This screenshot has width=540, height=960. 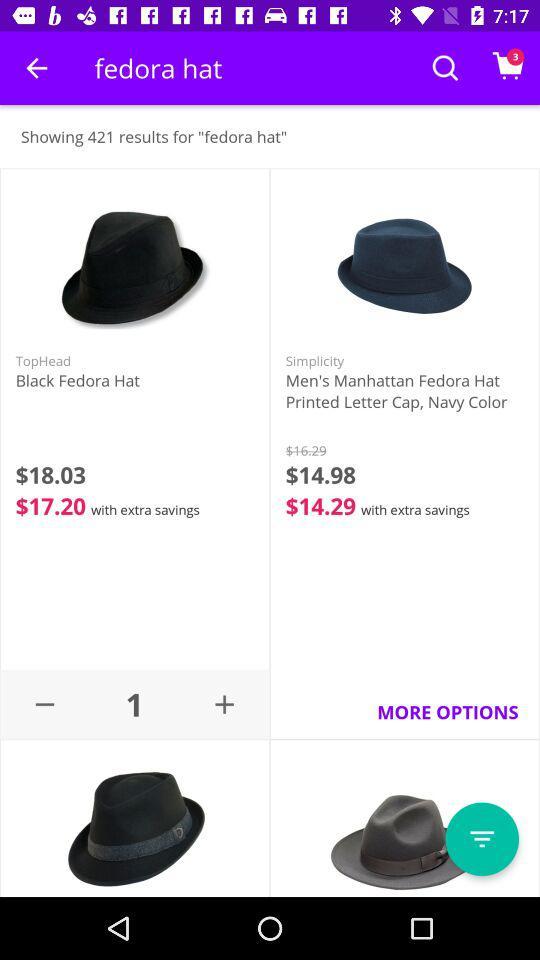 What do you see at coordinates (36, 68) in the screenshot?
I see `the icon next to fedora hat item` at bounding box center [36, 68].